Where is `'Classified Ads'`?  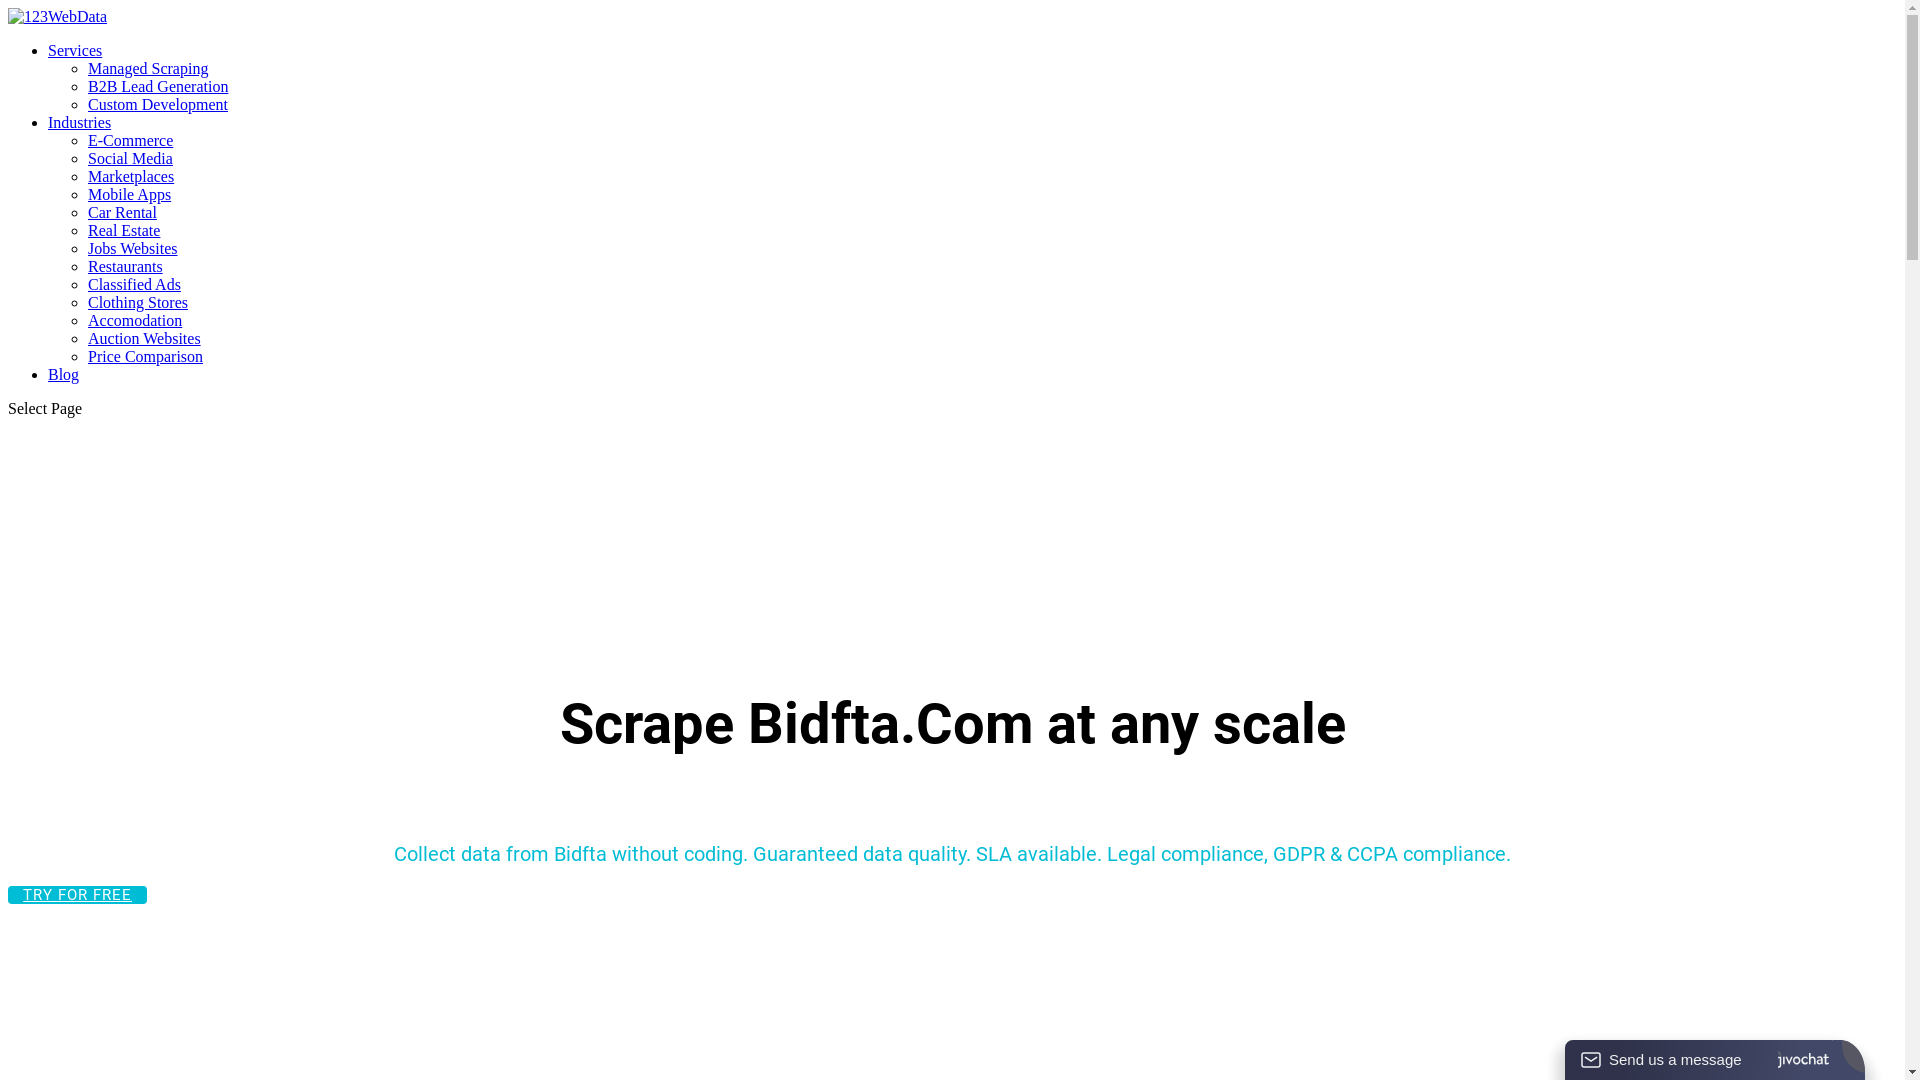
'Classified Ads' is located at coordinates (133, 284).